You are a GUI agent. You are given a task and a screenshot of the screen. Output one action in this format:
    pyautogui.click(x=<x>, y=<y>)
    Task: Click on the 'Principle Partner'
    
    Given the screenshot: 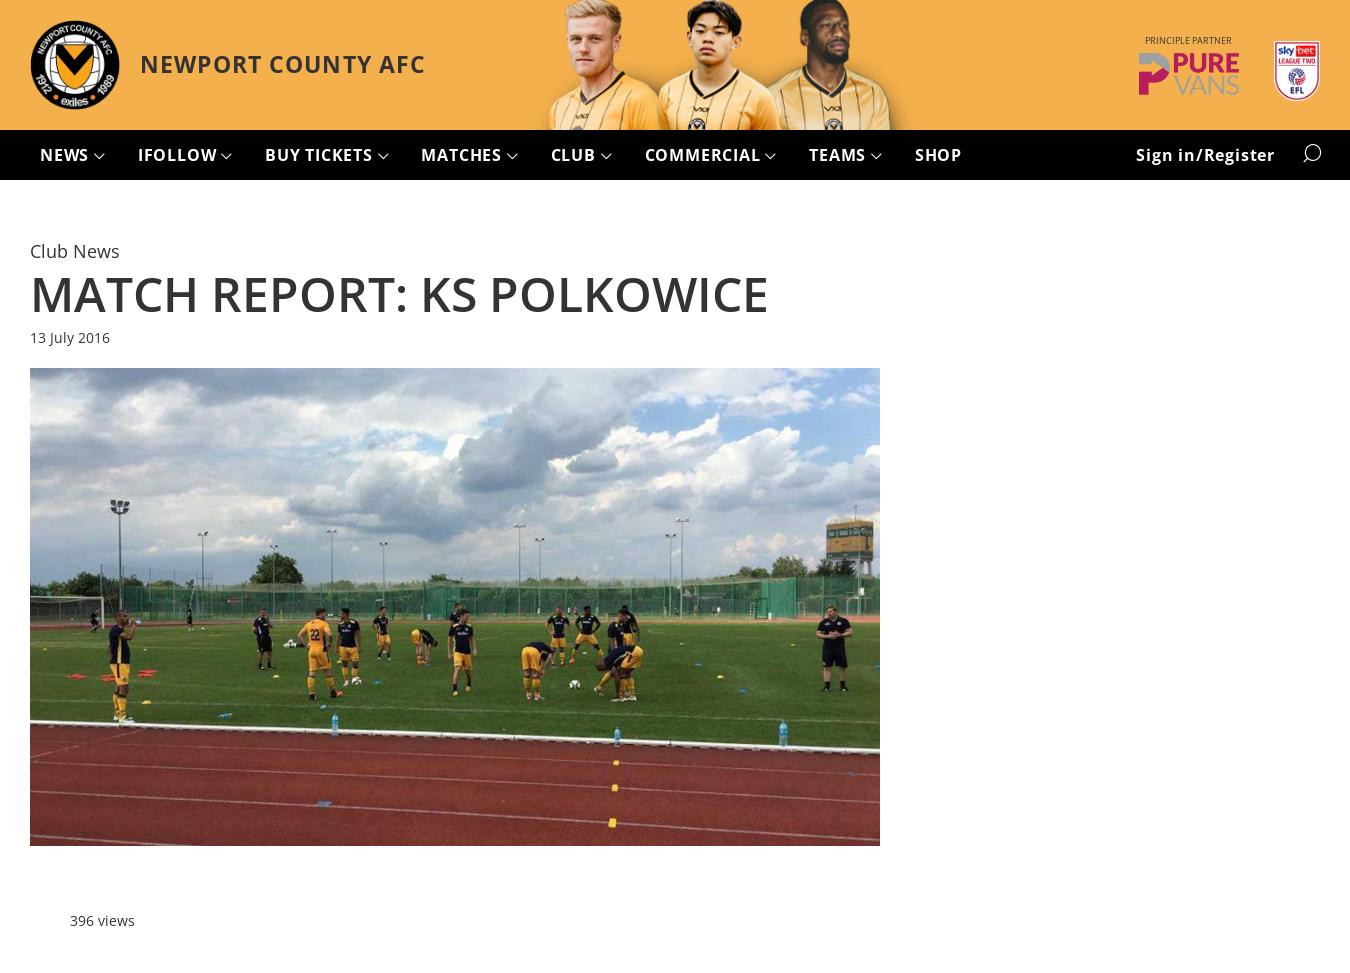 What is the action you would take?
    pyautogui.click(x=1187, y=39)
    